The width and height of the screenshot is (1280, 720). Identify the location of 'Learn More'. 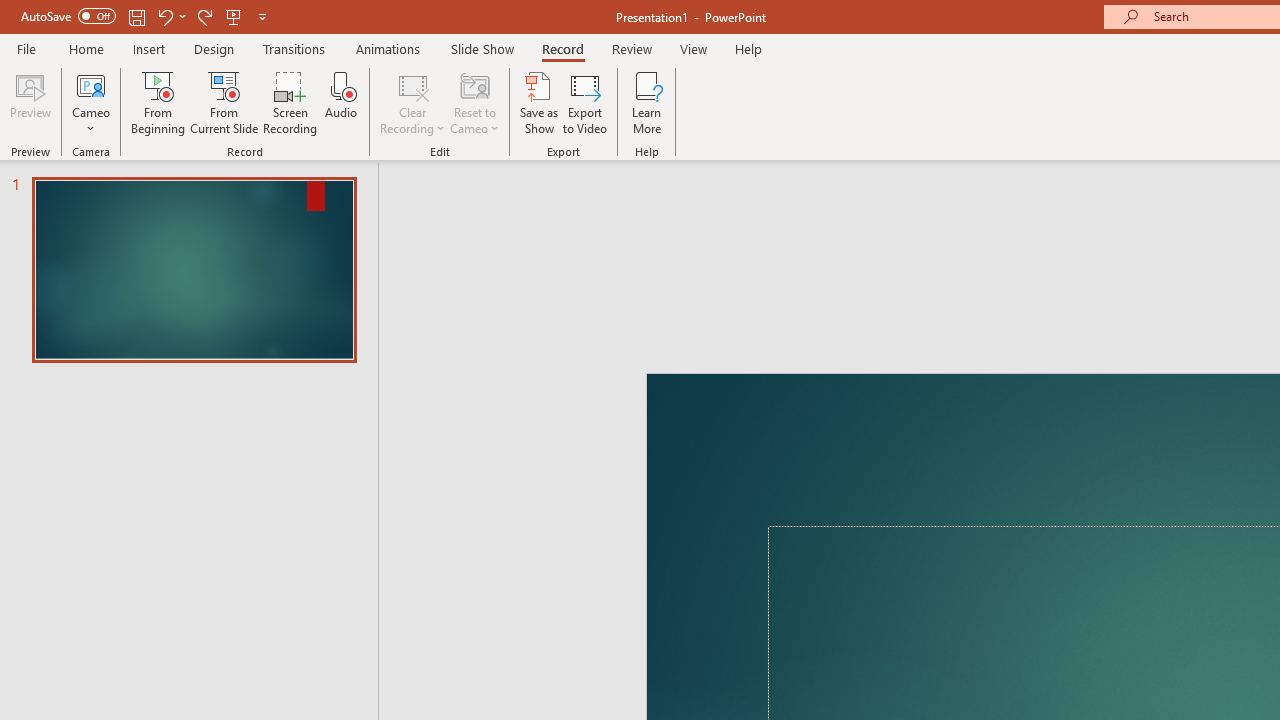
(647, 103).